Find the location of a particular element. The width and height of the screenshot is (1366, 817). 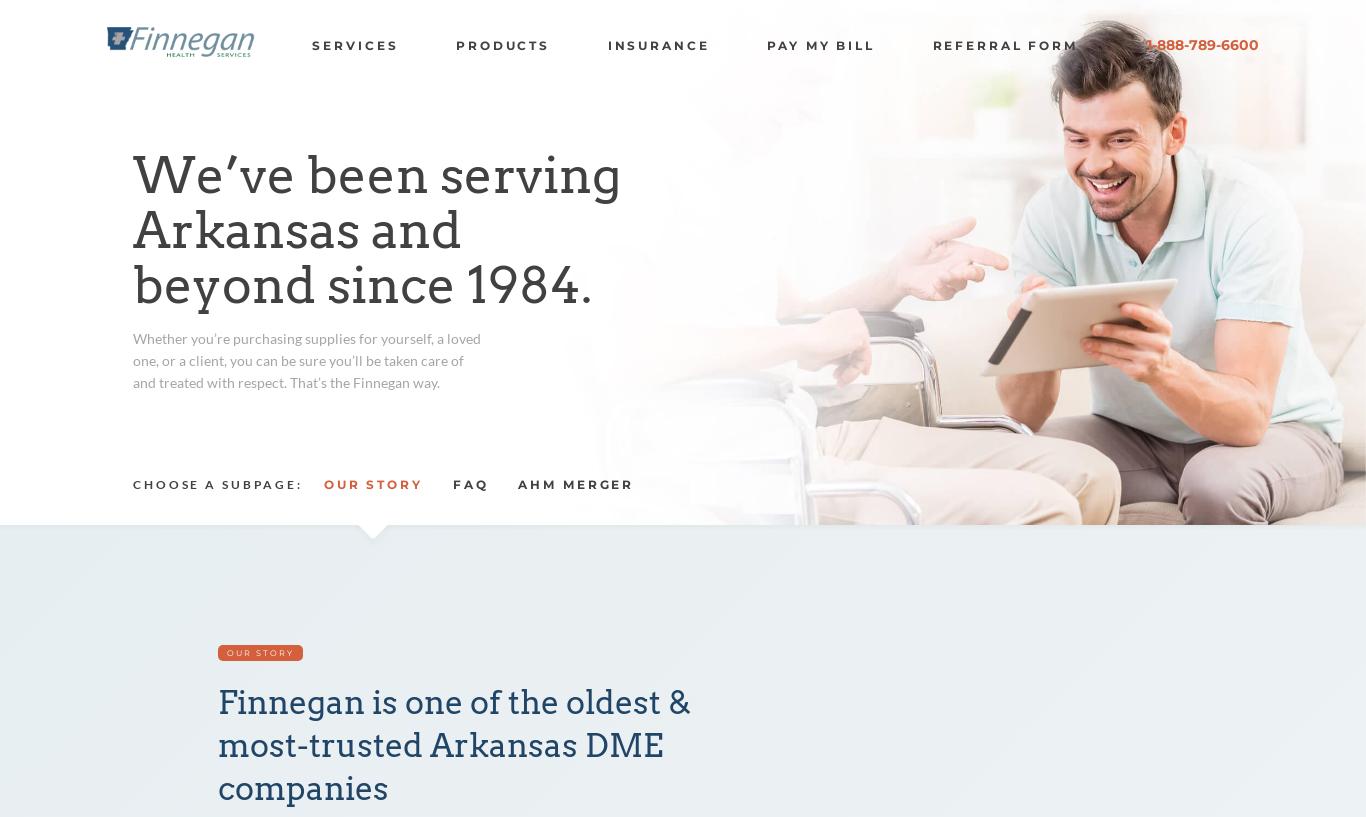

'FAQ' is located at coordinates (470, 484).